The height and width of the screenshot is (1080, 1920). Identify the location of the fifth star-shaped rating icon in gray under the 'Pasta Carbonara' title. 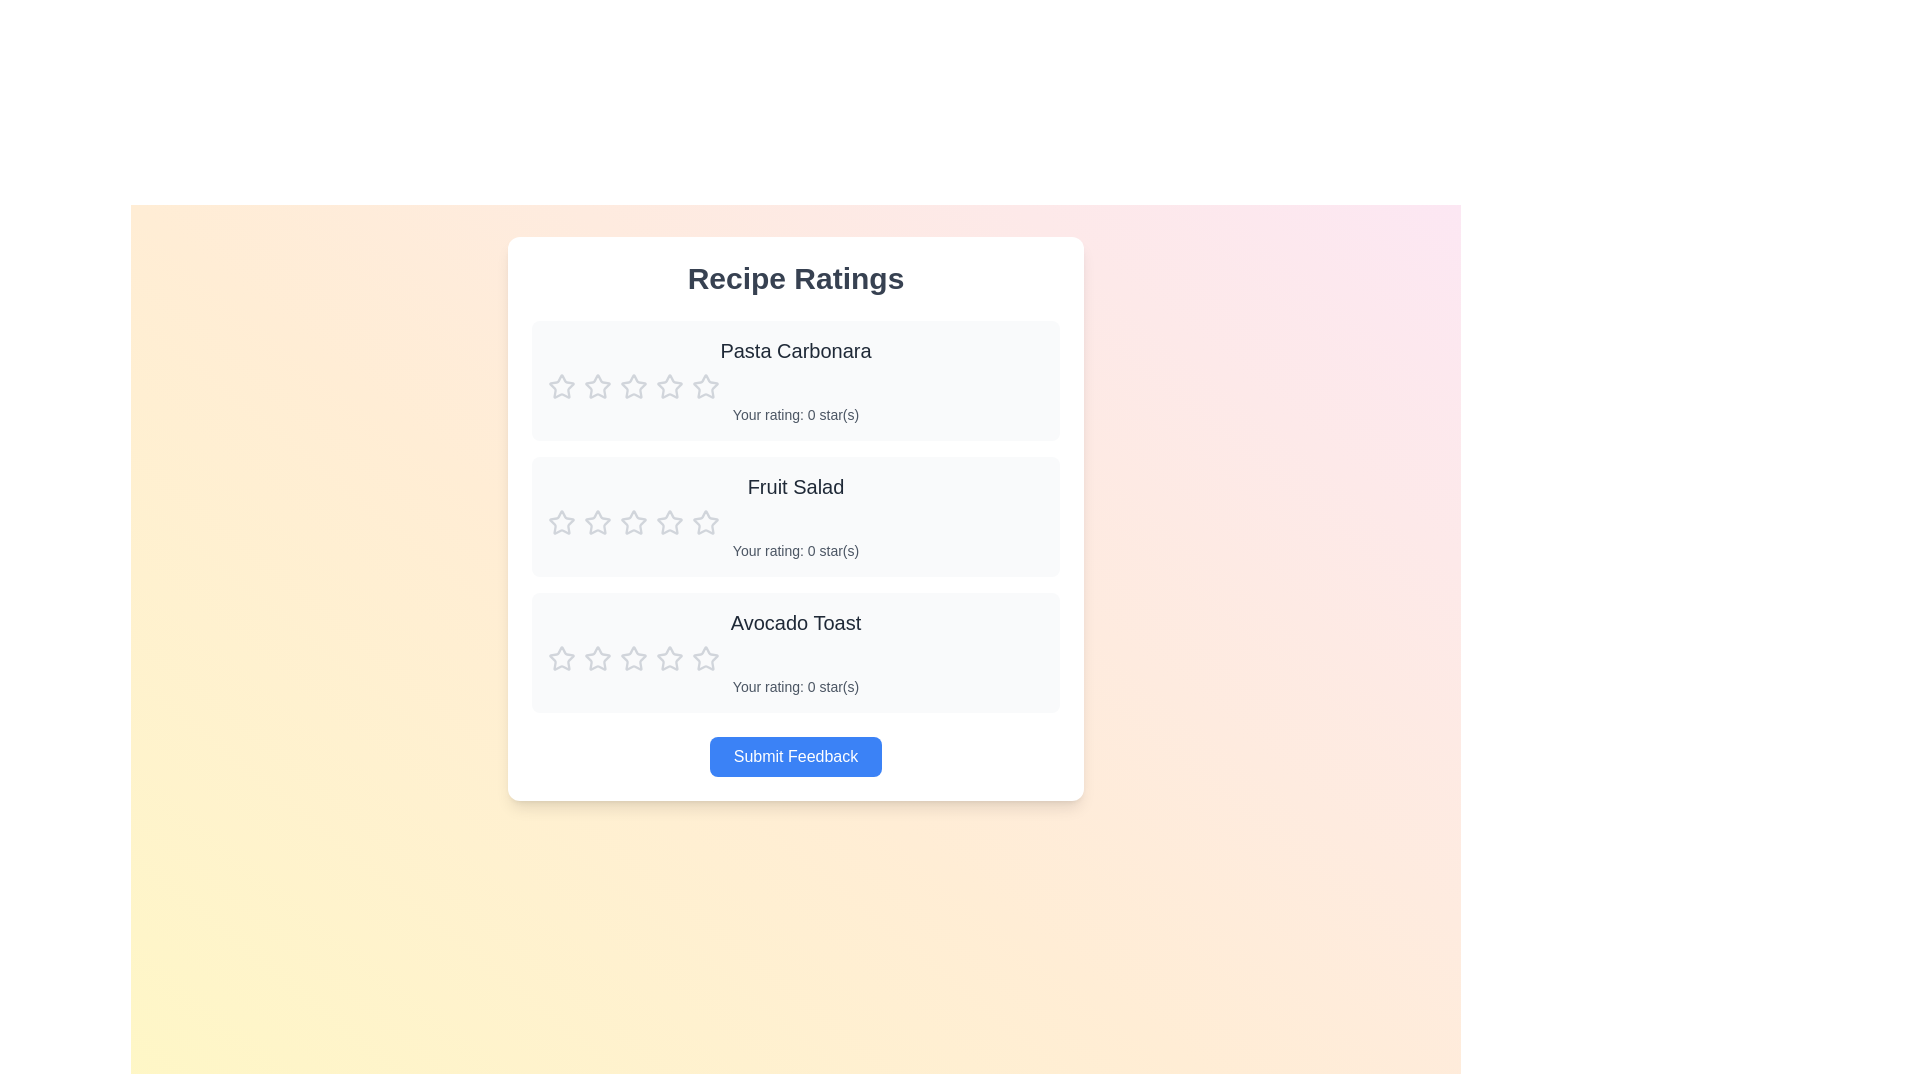
(670, 386).